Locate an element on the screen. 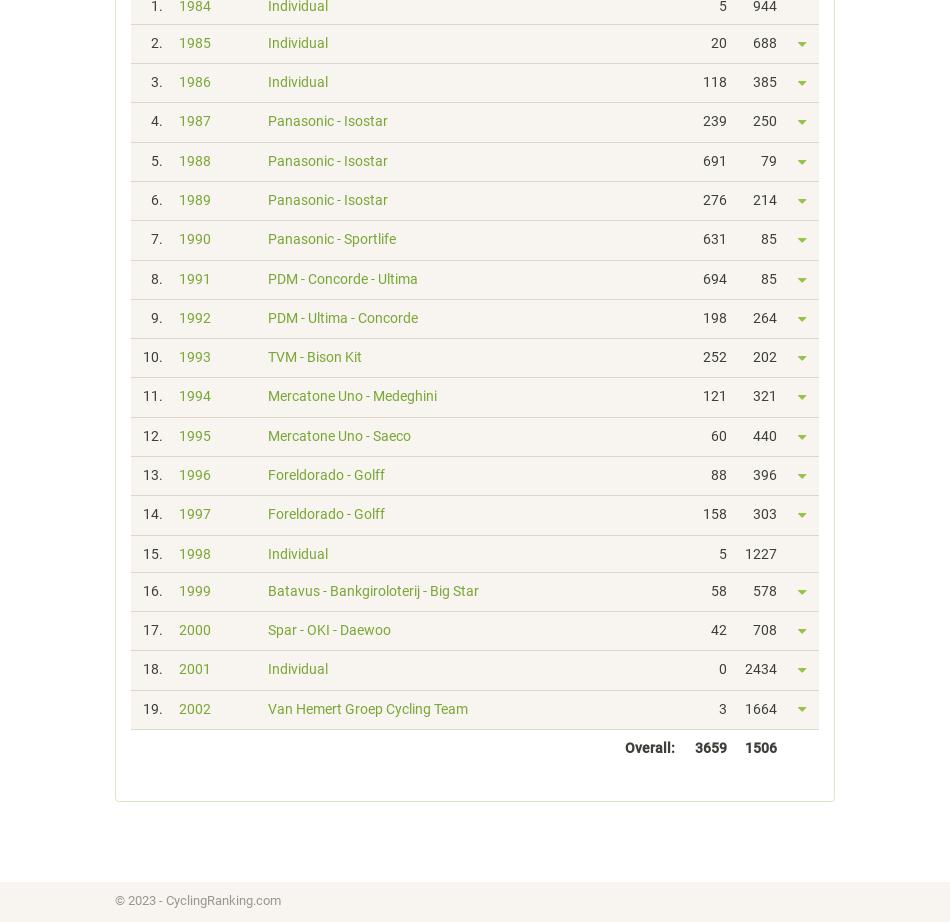  '8.' is located at coordinates (157, 276).